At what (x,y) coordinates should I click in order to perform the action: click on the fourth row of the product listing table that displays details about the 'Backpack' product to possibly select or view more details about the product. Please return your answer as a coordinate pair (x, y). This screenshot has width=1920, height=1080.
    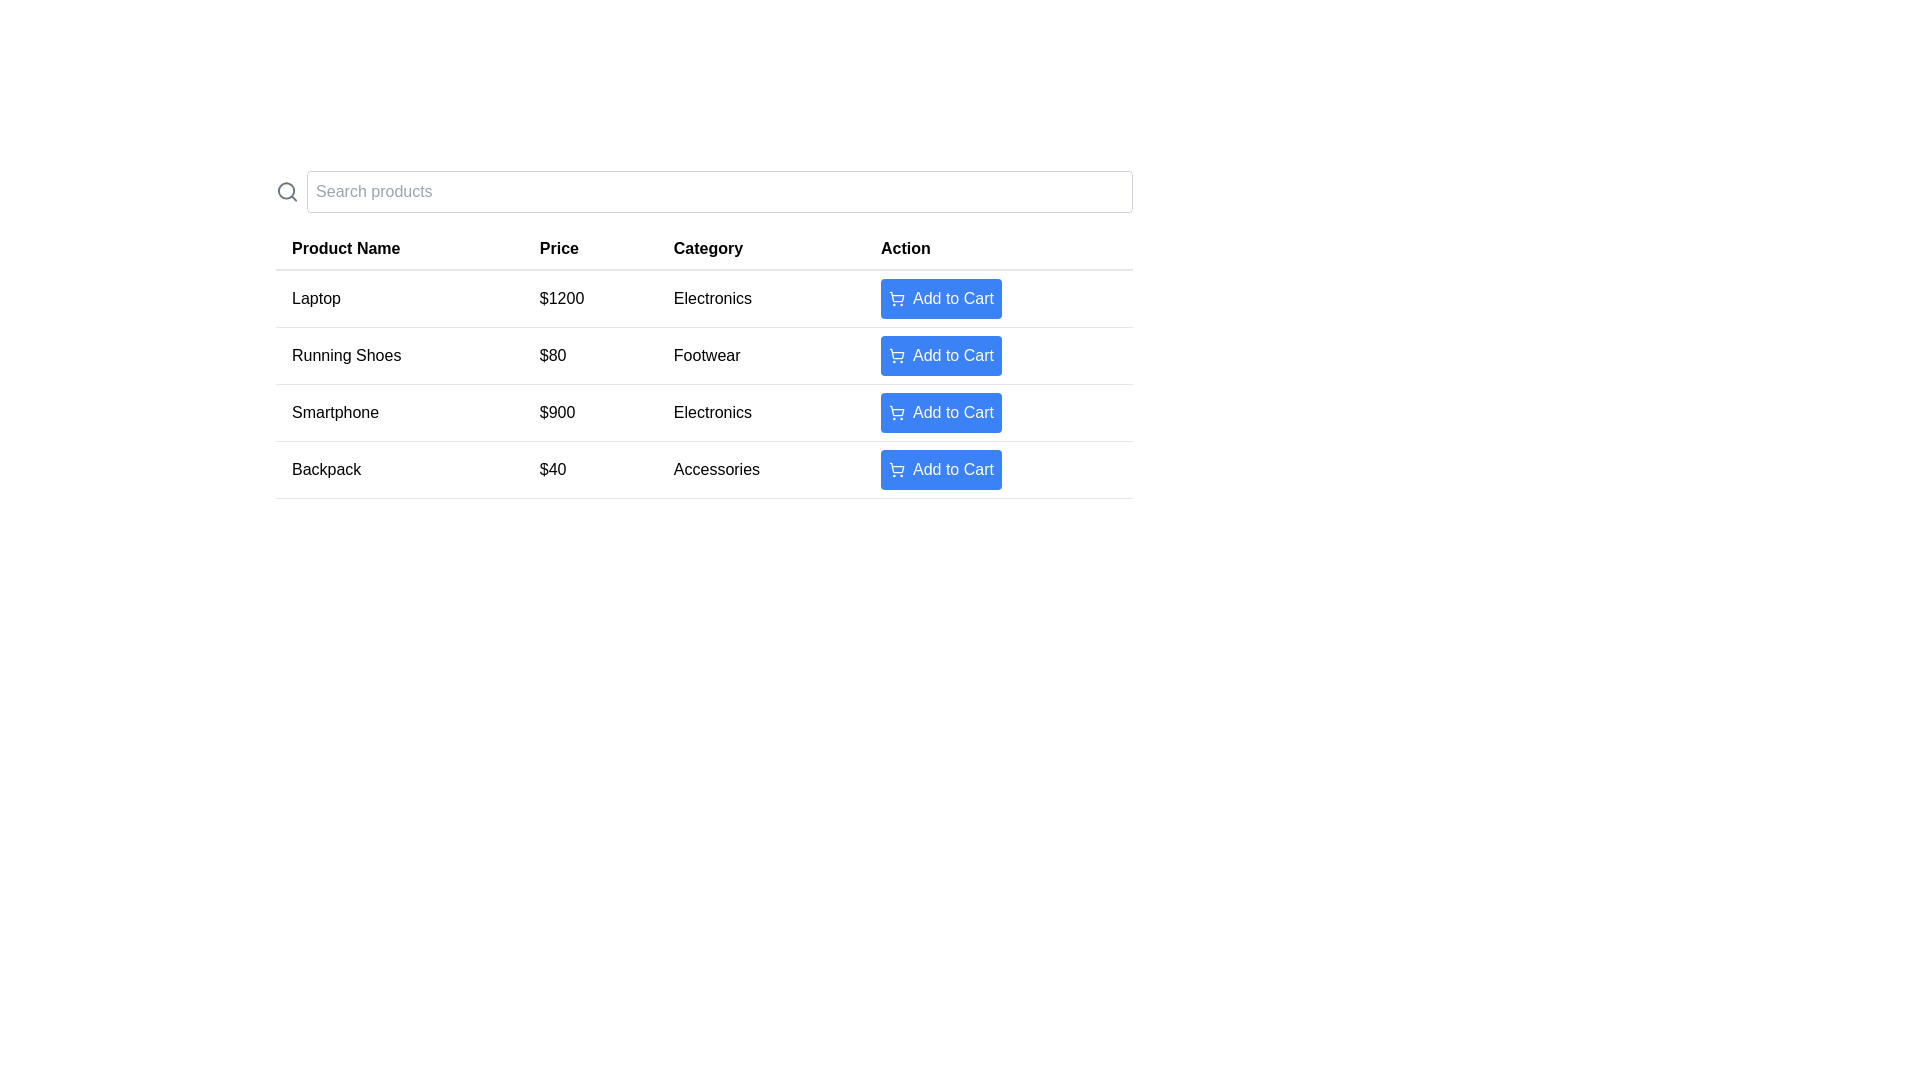
    Looking at the image, I should click on (704, 470).